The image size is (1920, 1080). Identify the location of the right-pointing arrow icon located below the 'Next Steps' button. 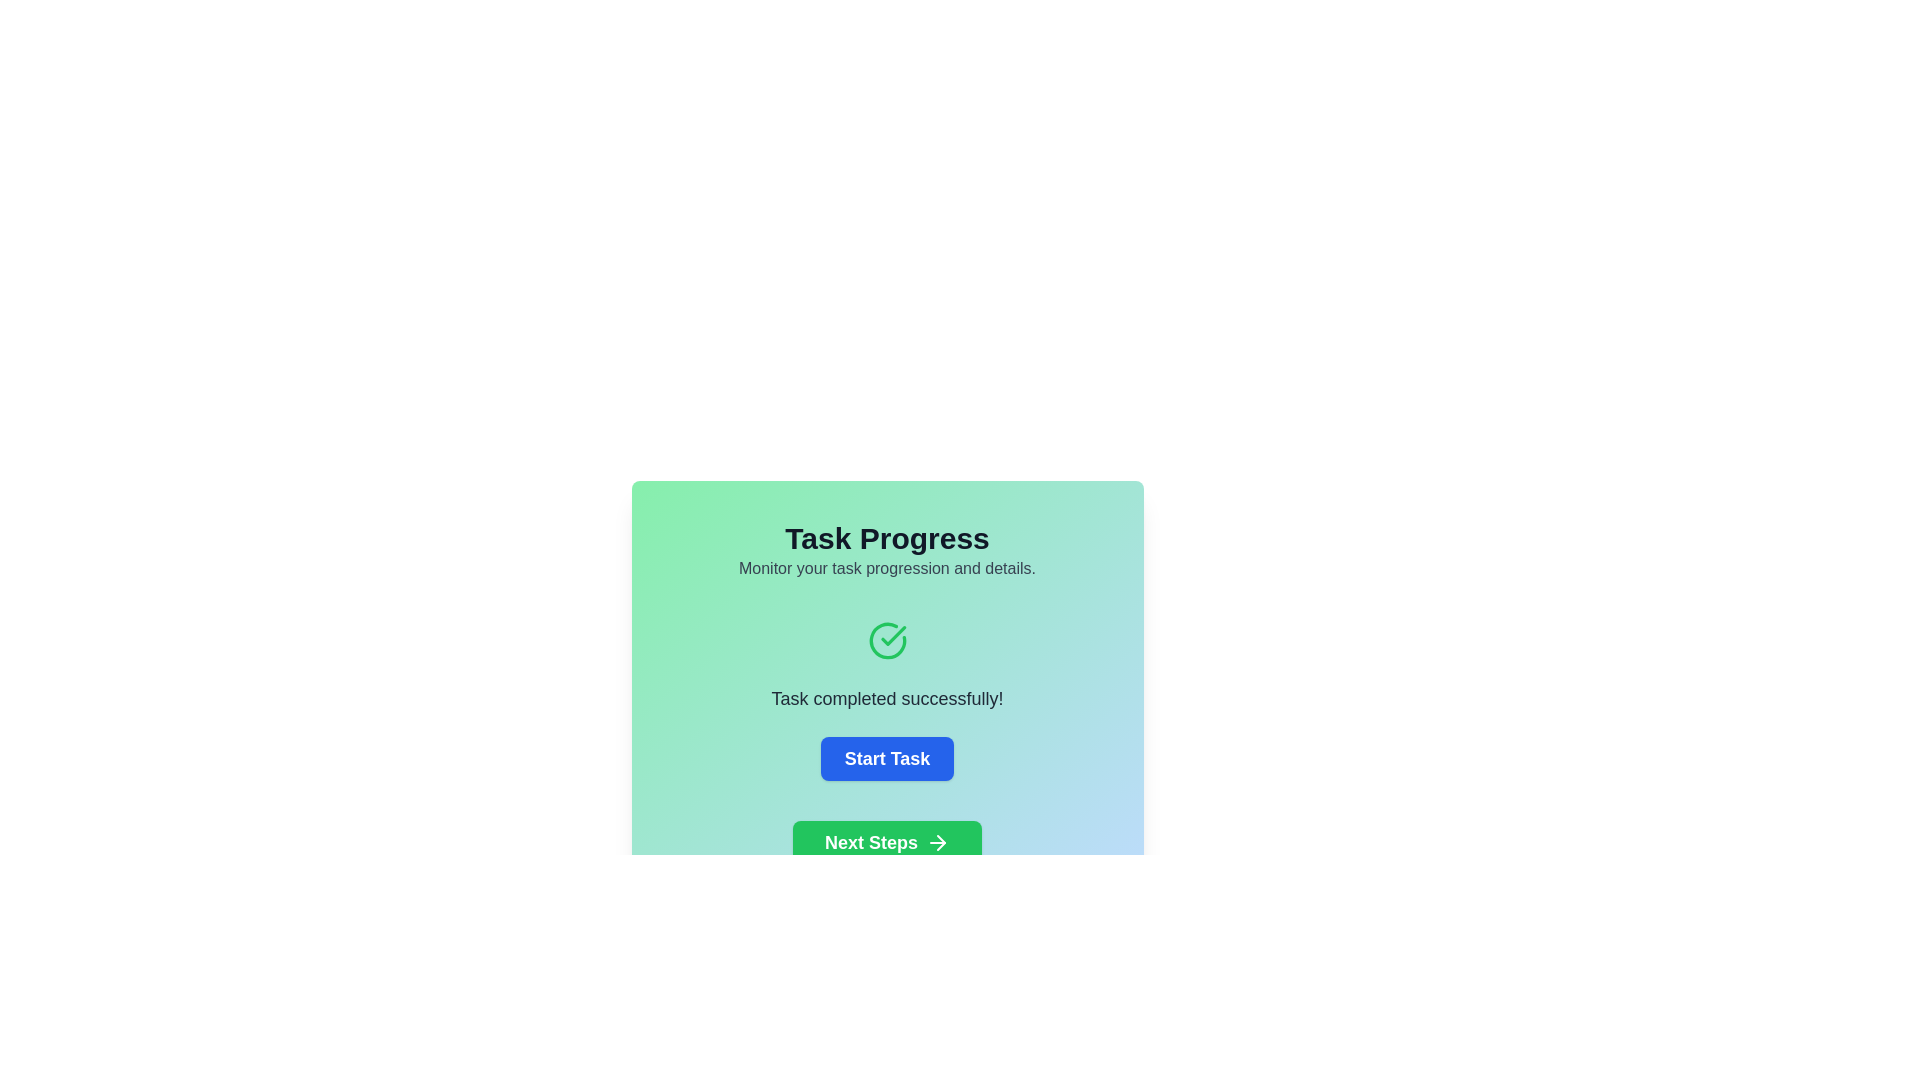
(940, 843).